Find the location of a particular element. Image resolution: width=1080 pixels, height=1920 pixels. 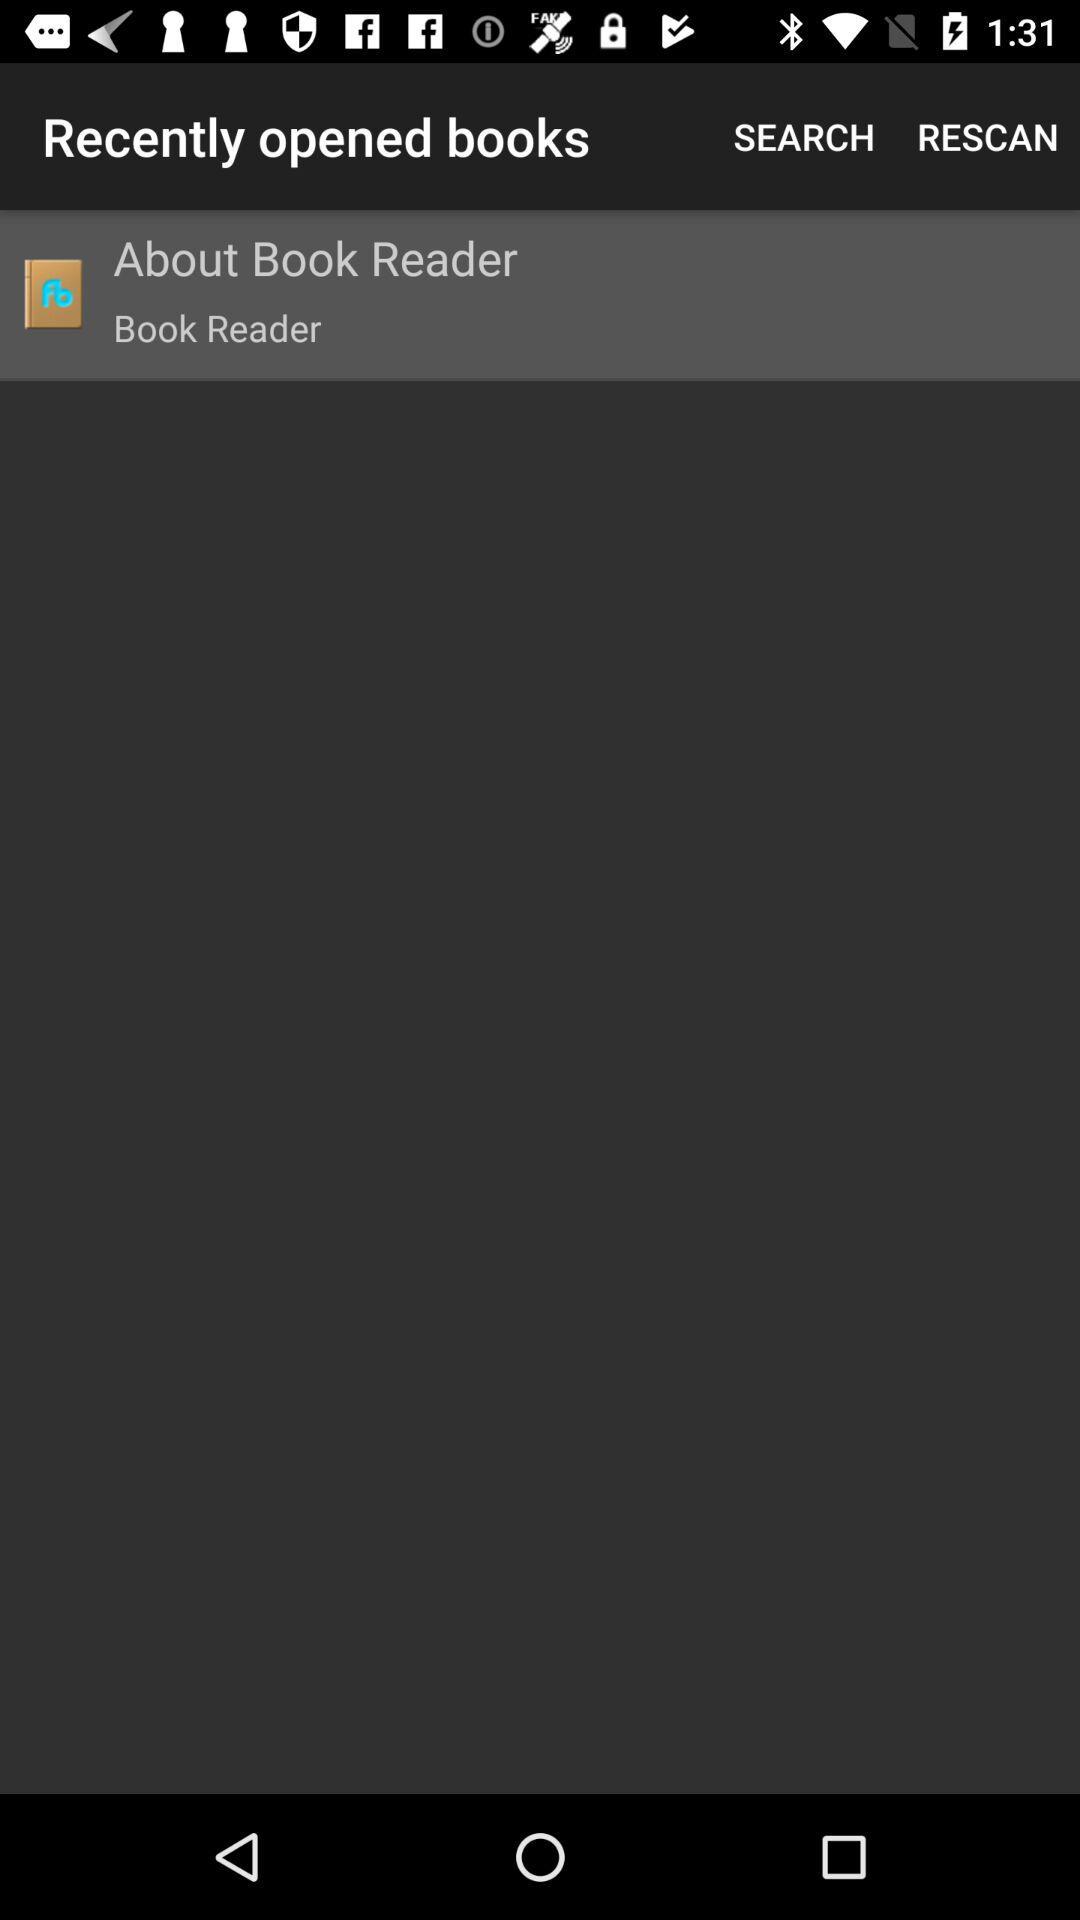

icon next to the rescan is located at coordinates (803, 135).